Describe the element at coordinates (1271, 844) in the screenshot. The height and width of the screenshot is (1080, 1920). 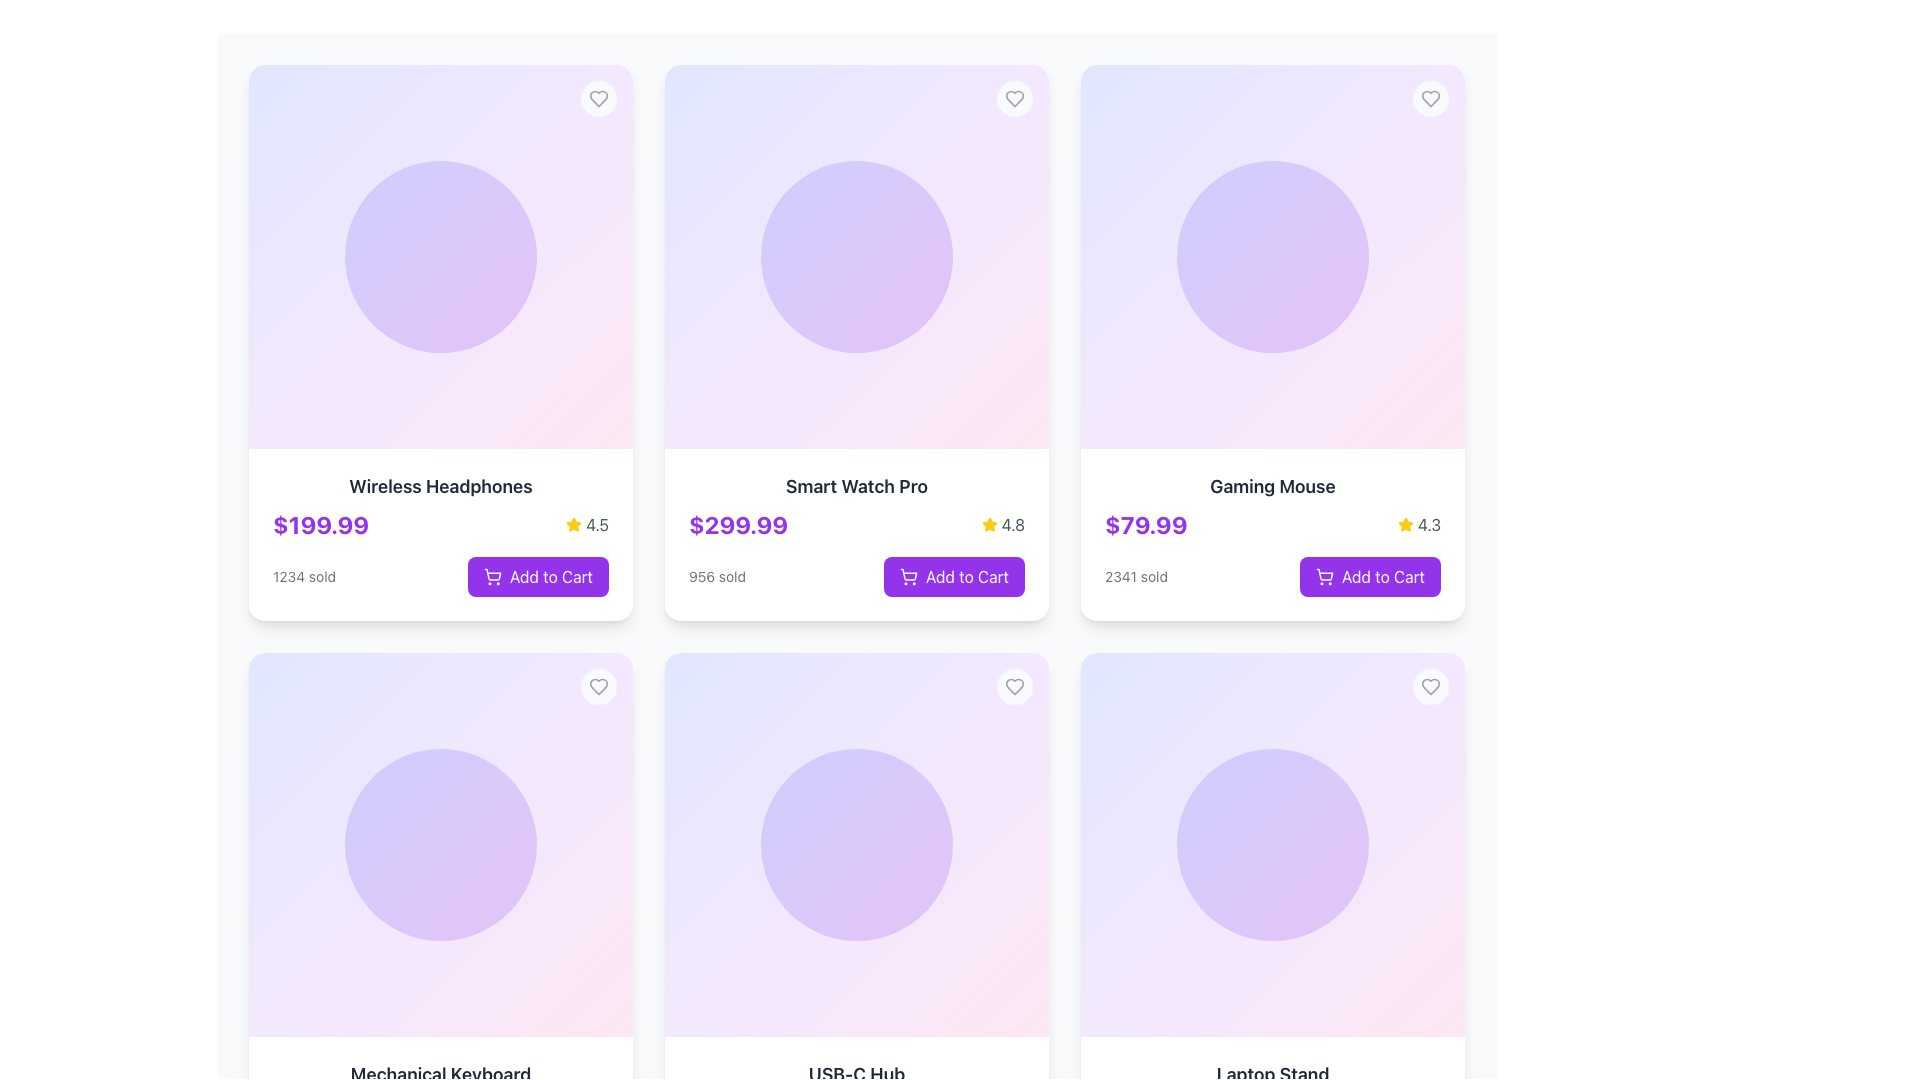
I see `the circular Decorative background element with a gradient transitioning from indigo to purple, located in the 'Laptop Stand' card in the bottom-right corner of the layout` at that location.